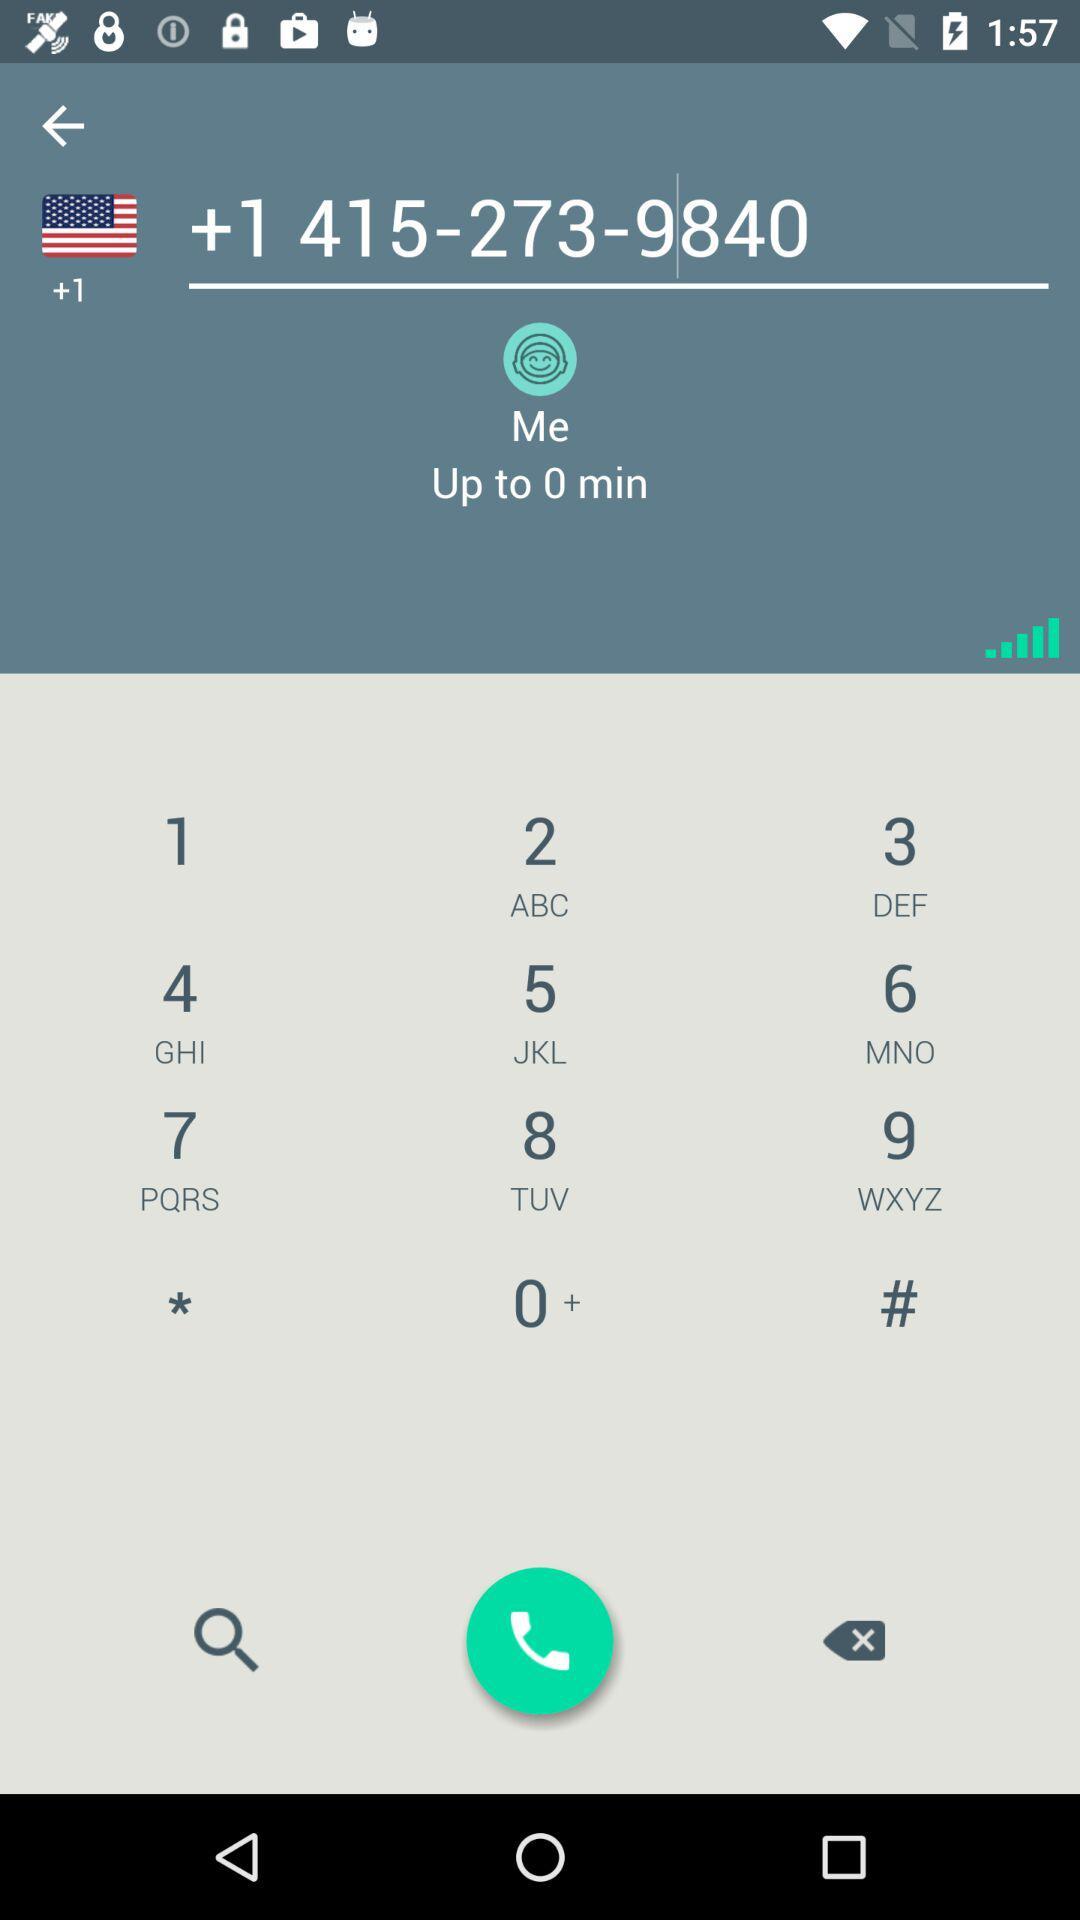  I want to click on call the number, so click(540, 1641).